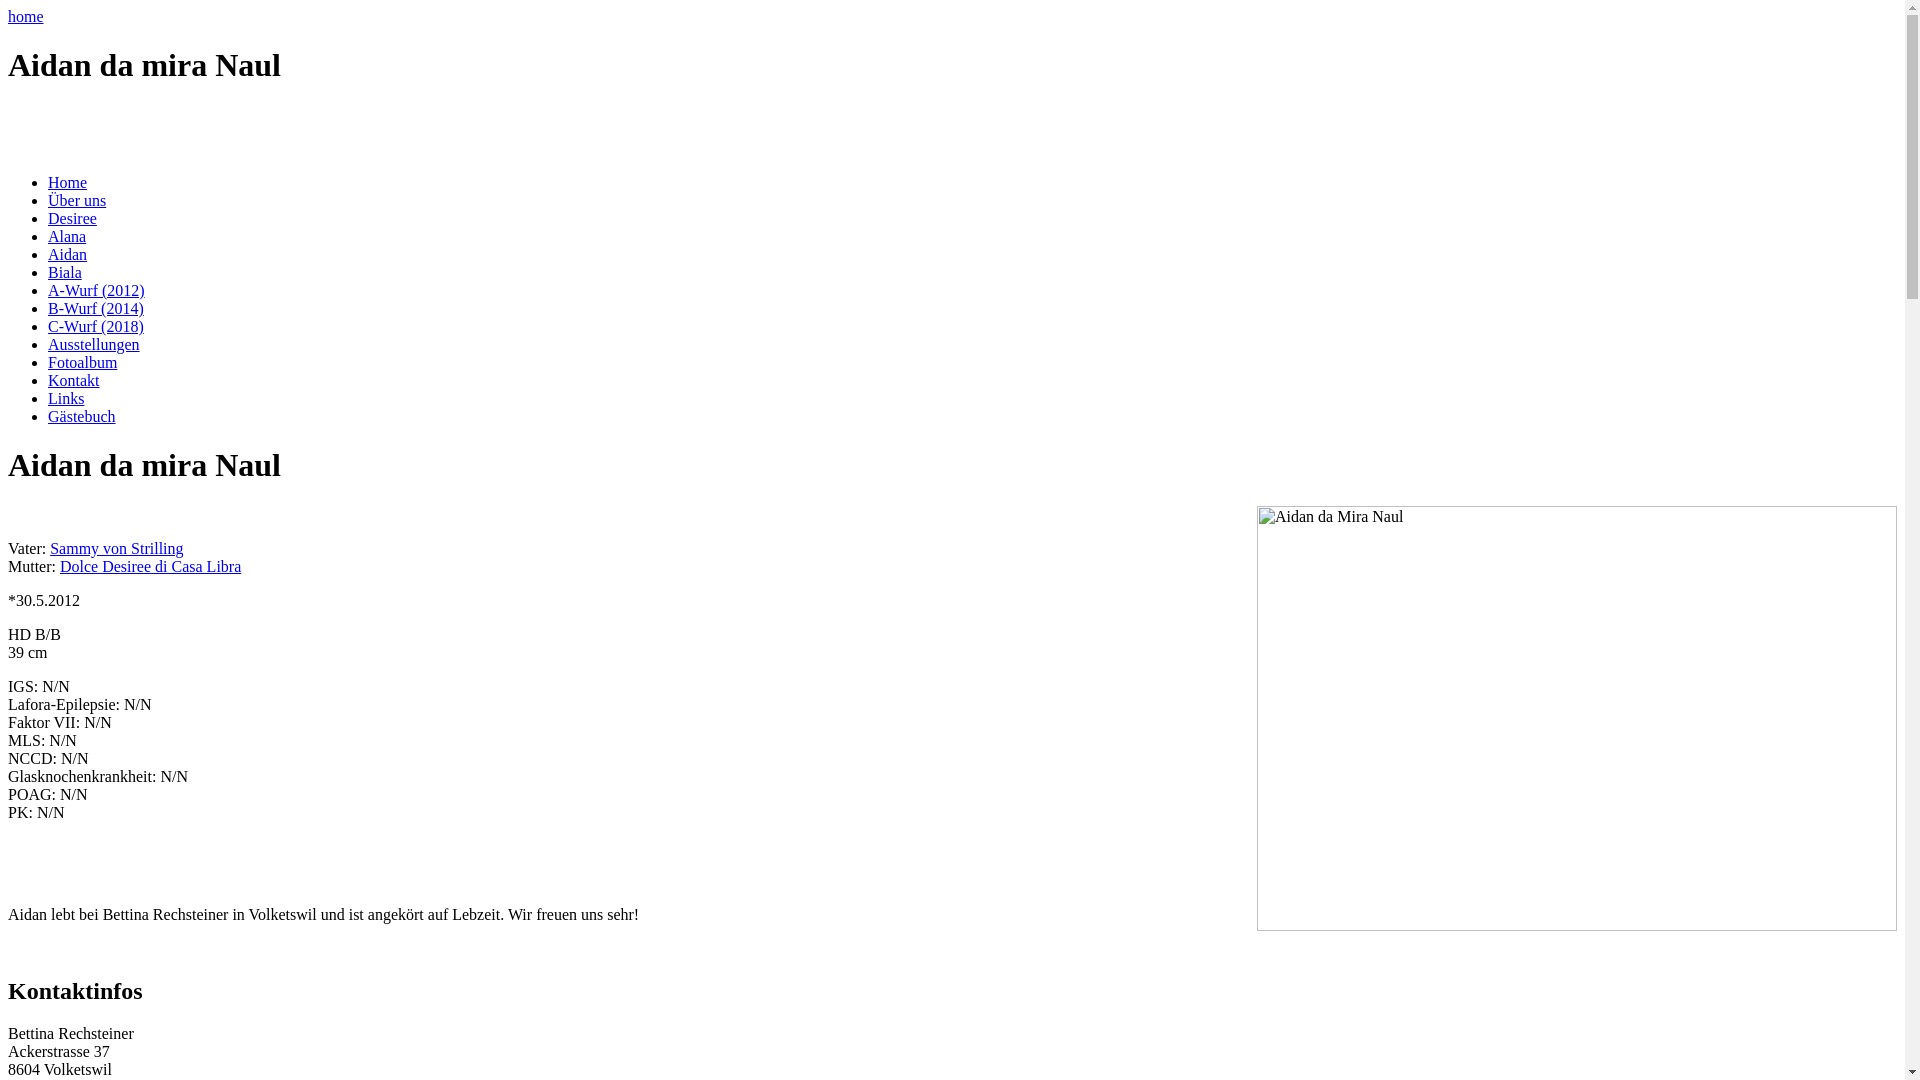 This screenshot has height=1080, width=1920. Describe the element at coordinates (66, 398) in the screenshot. I see `'Links'` at that location.